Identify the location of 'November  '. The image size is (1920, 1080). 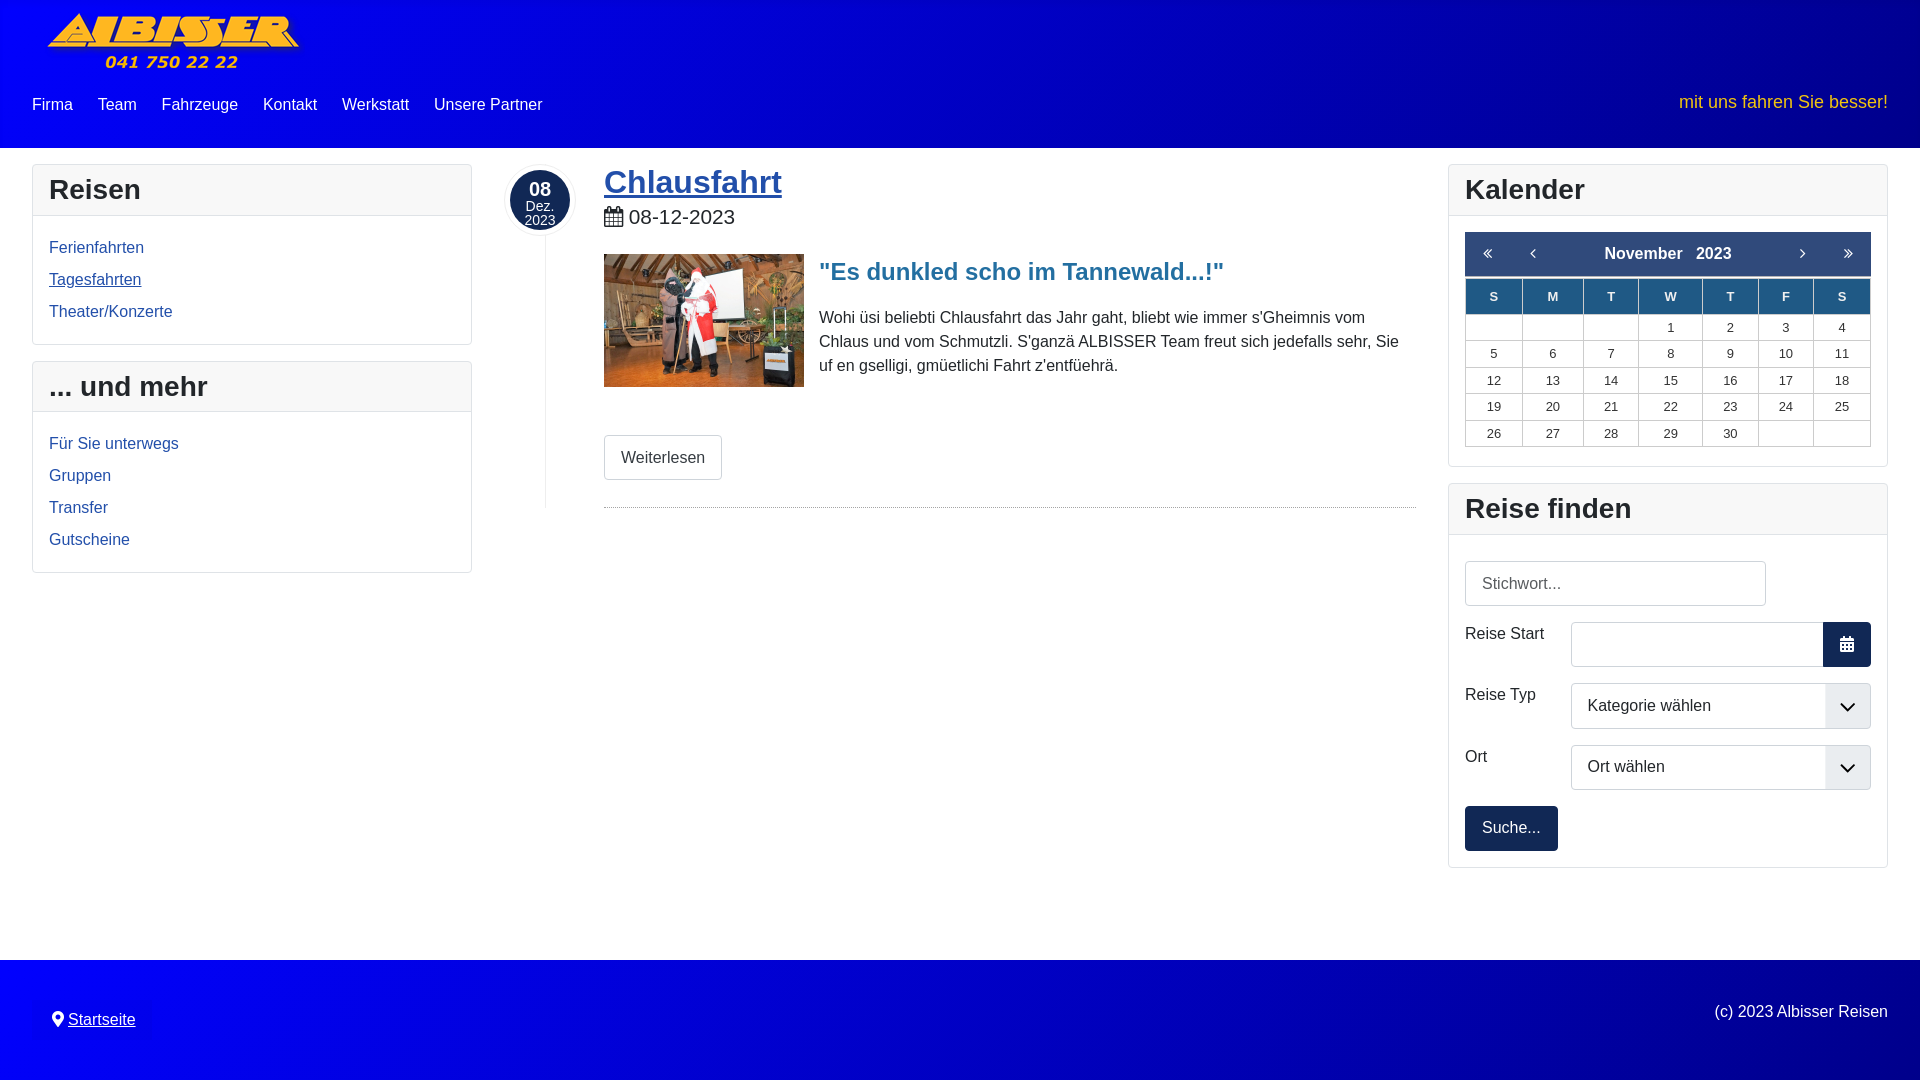
(1603, 252).